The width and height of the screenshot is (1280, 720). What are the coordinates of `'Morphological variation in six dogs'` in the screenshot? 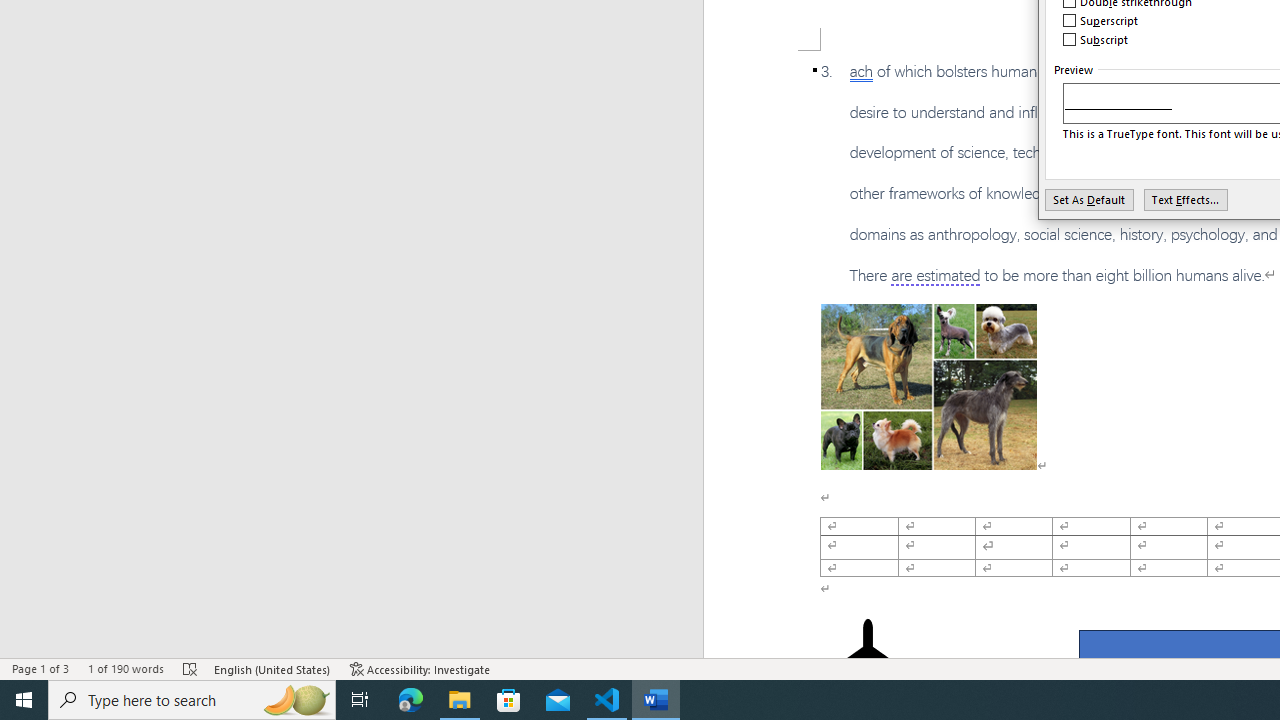 It's located at (927, 387).